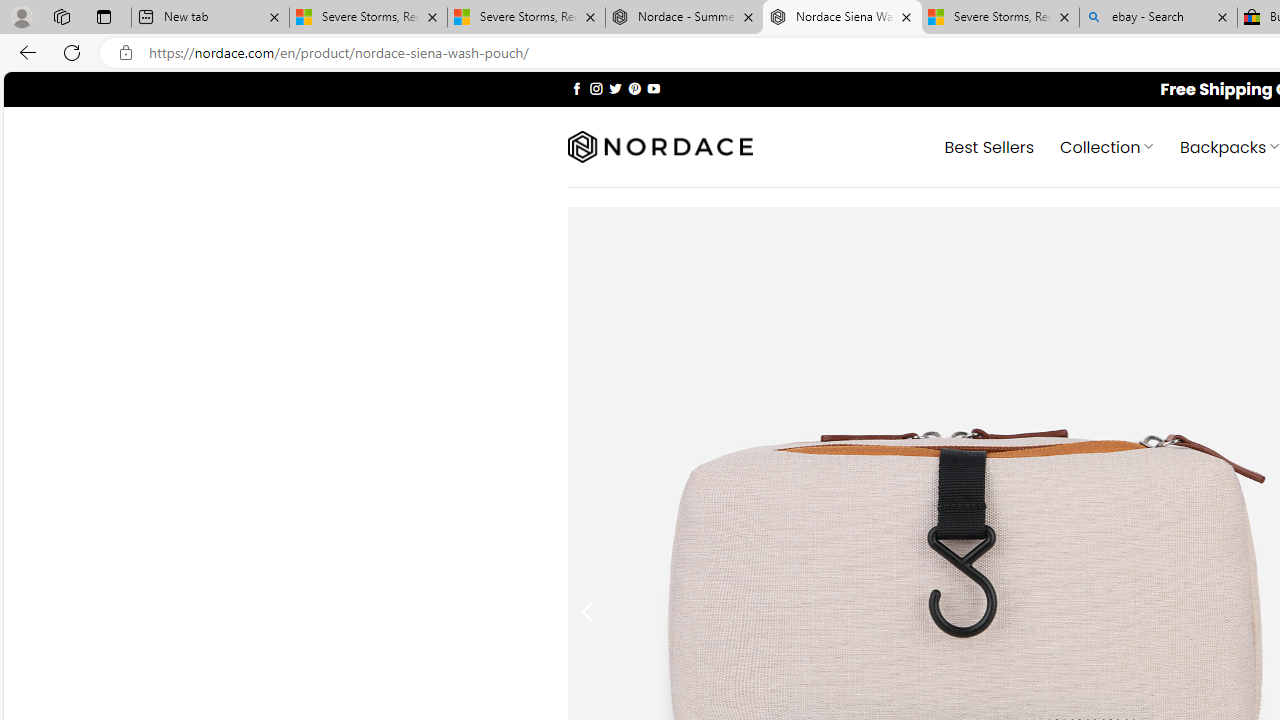 Image resolution: width=1280 pixels, height=720 pixels. What do you see at coordinates (576, 87) in the screenshot?
I see `'Follow on Facebook'` at bounding box center [576, 87].